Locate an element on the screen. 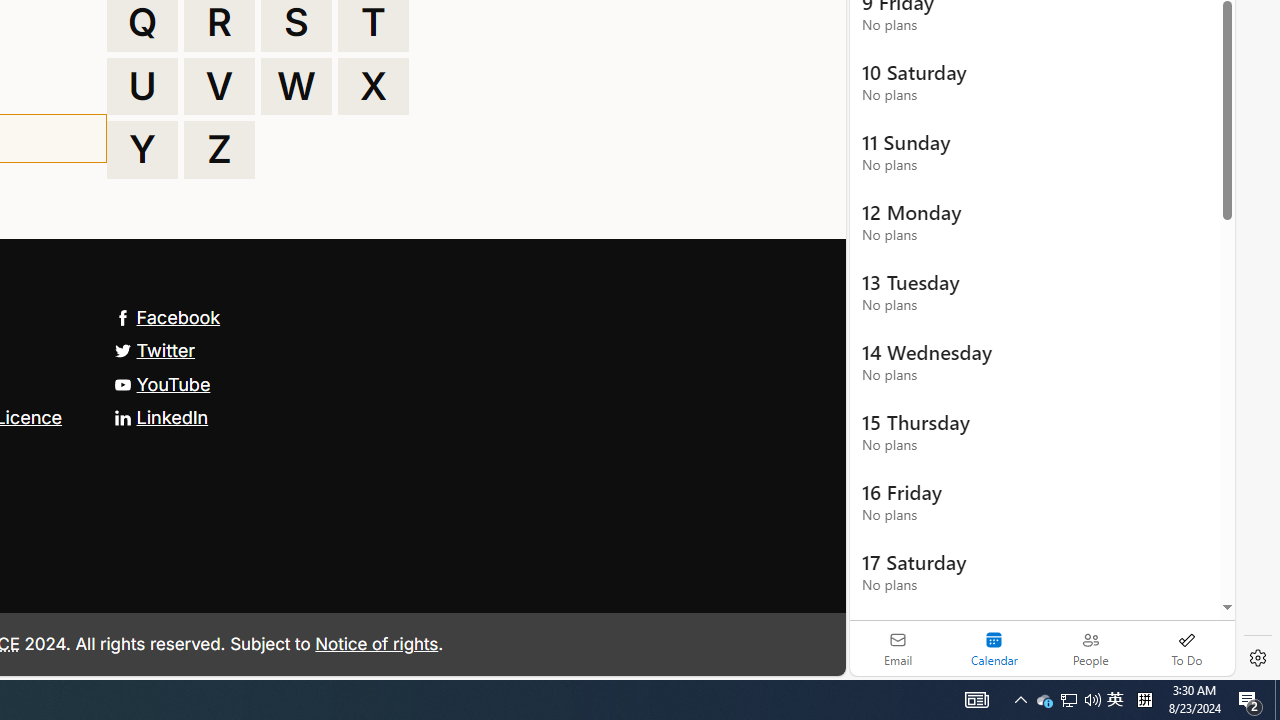 This screenshot has width=1280, height=720. 'Facebook' is located at coordinates (167, 316).